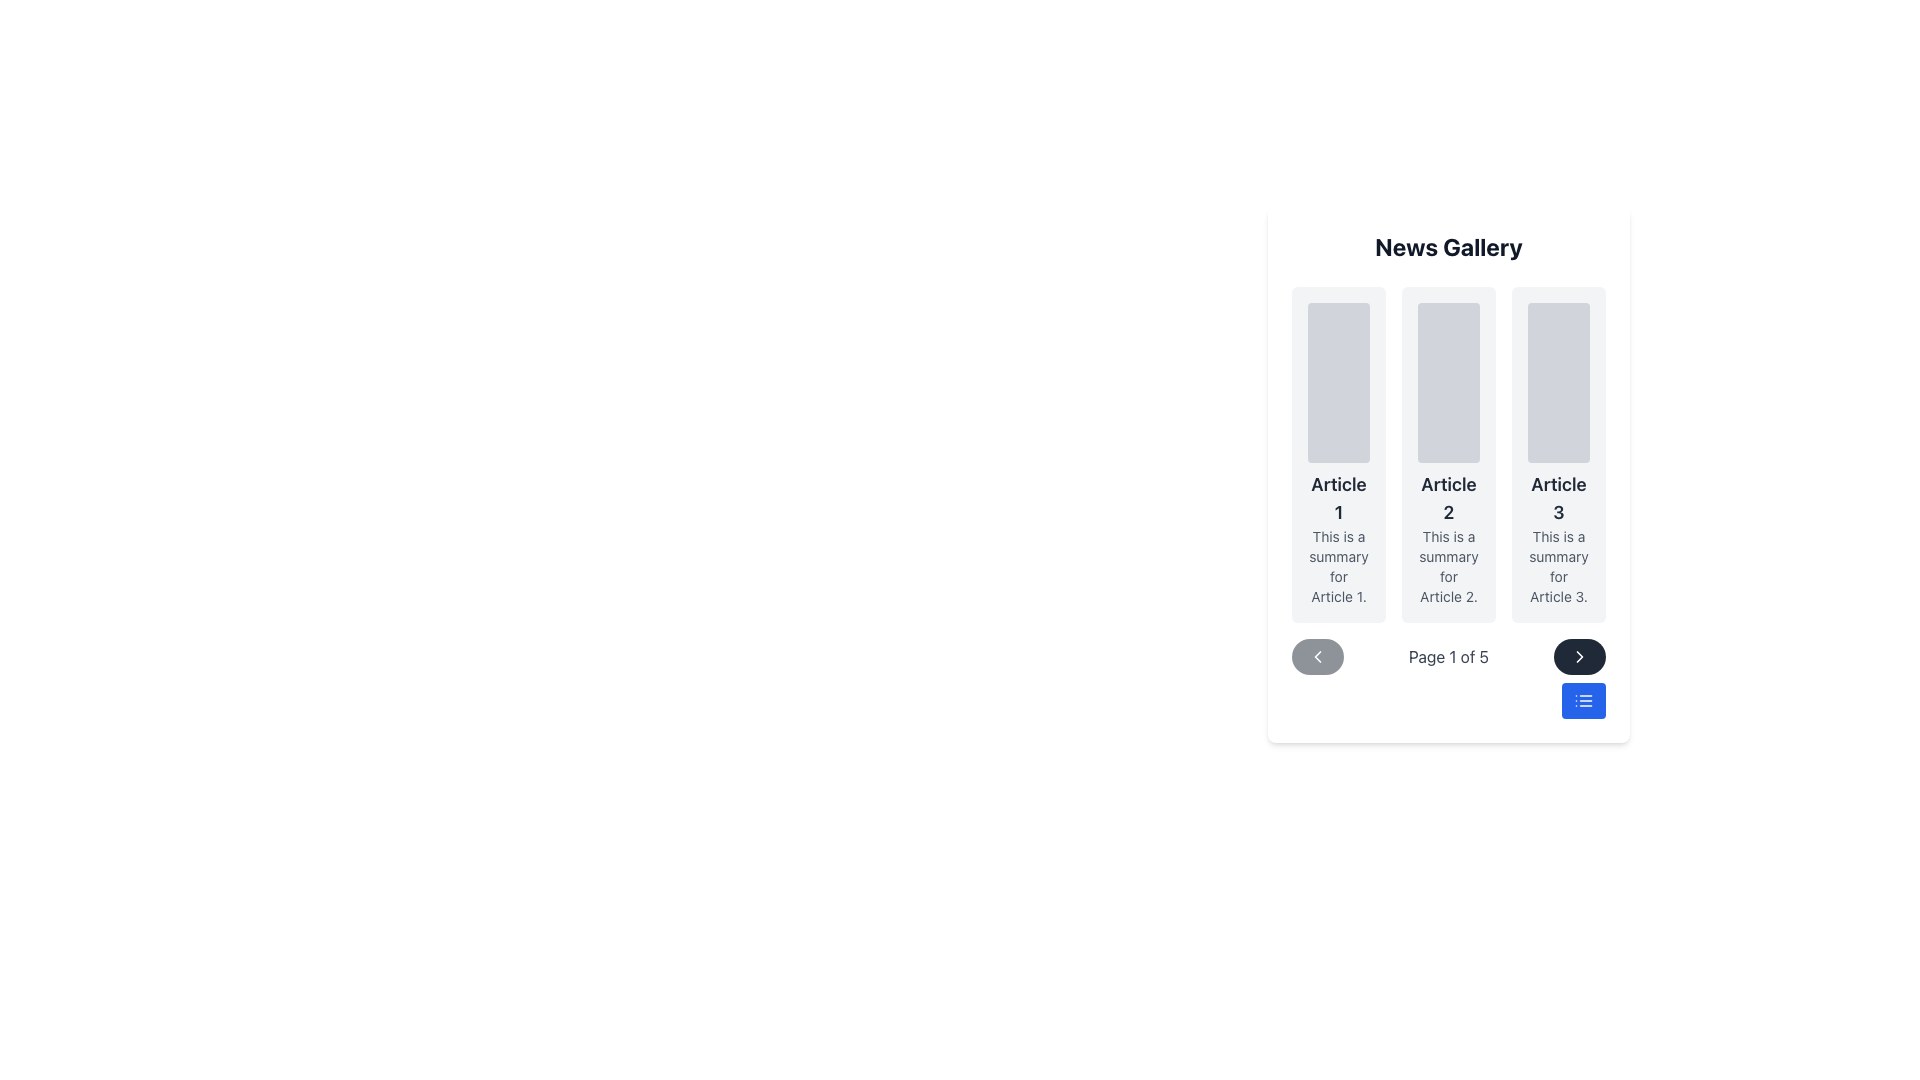 The height and width of the screenshot is (1080, 1920). What do you see at coordinates (1339, 567) in the screenshot?
I see `text that provides a brief summary or description for the article titled 'Article 1', located beneath the 'Article 1' label within the first card of a horizontally arranged list of cards` at bounding box center [1339, 567].